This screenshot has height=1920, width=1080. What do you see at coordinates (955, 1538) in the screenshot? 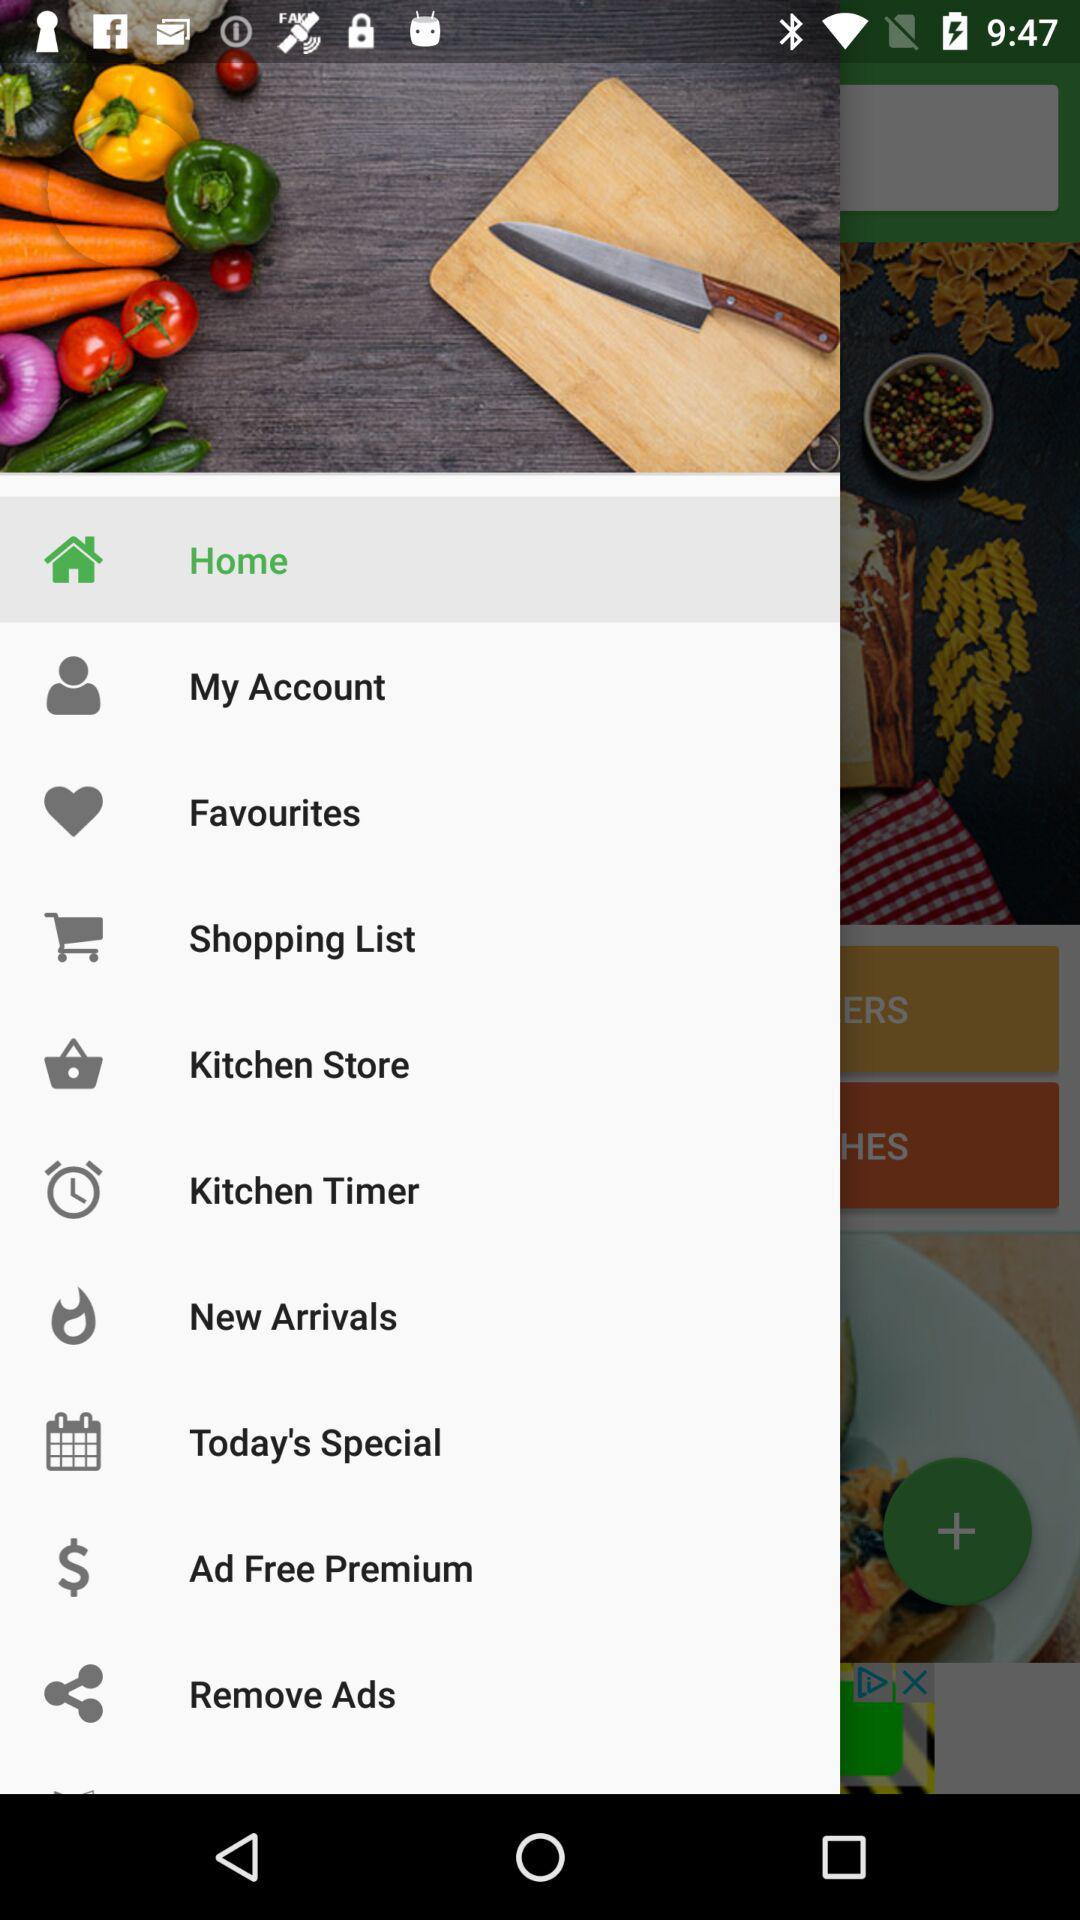
I see `the add icon` at bounding box center [955, 1538].